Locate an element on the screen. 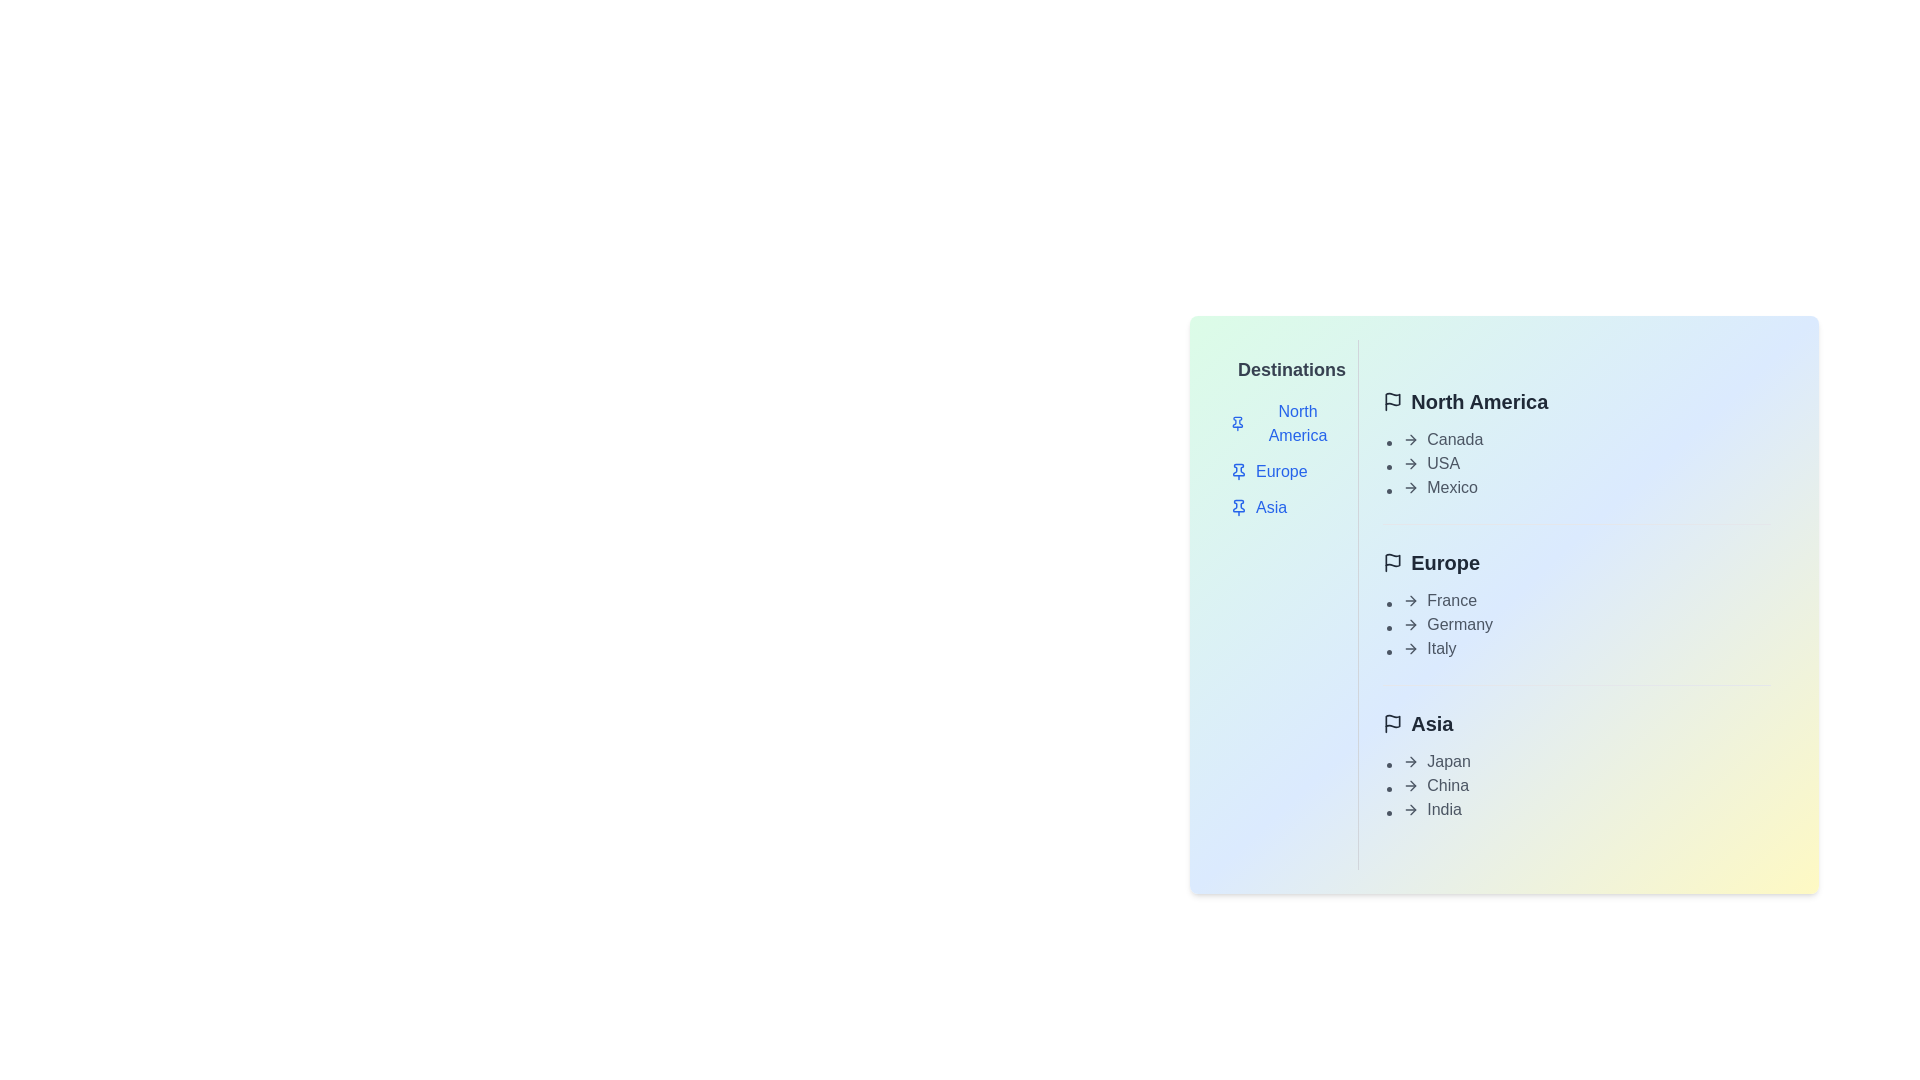 The image size is (1920, 1080). the second item in the List of items with associated icons is located at coordinates (1286, 459).